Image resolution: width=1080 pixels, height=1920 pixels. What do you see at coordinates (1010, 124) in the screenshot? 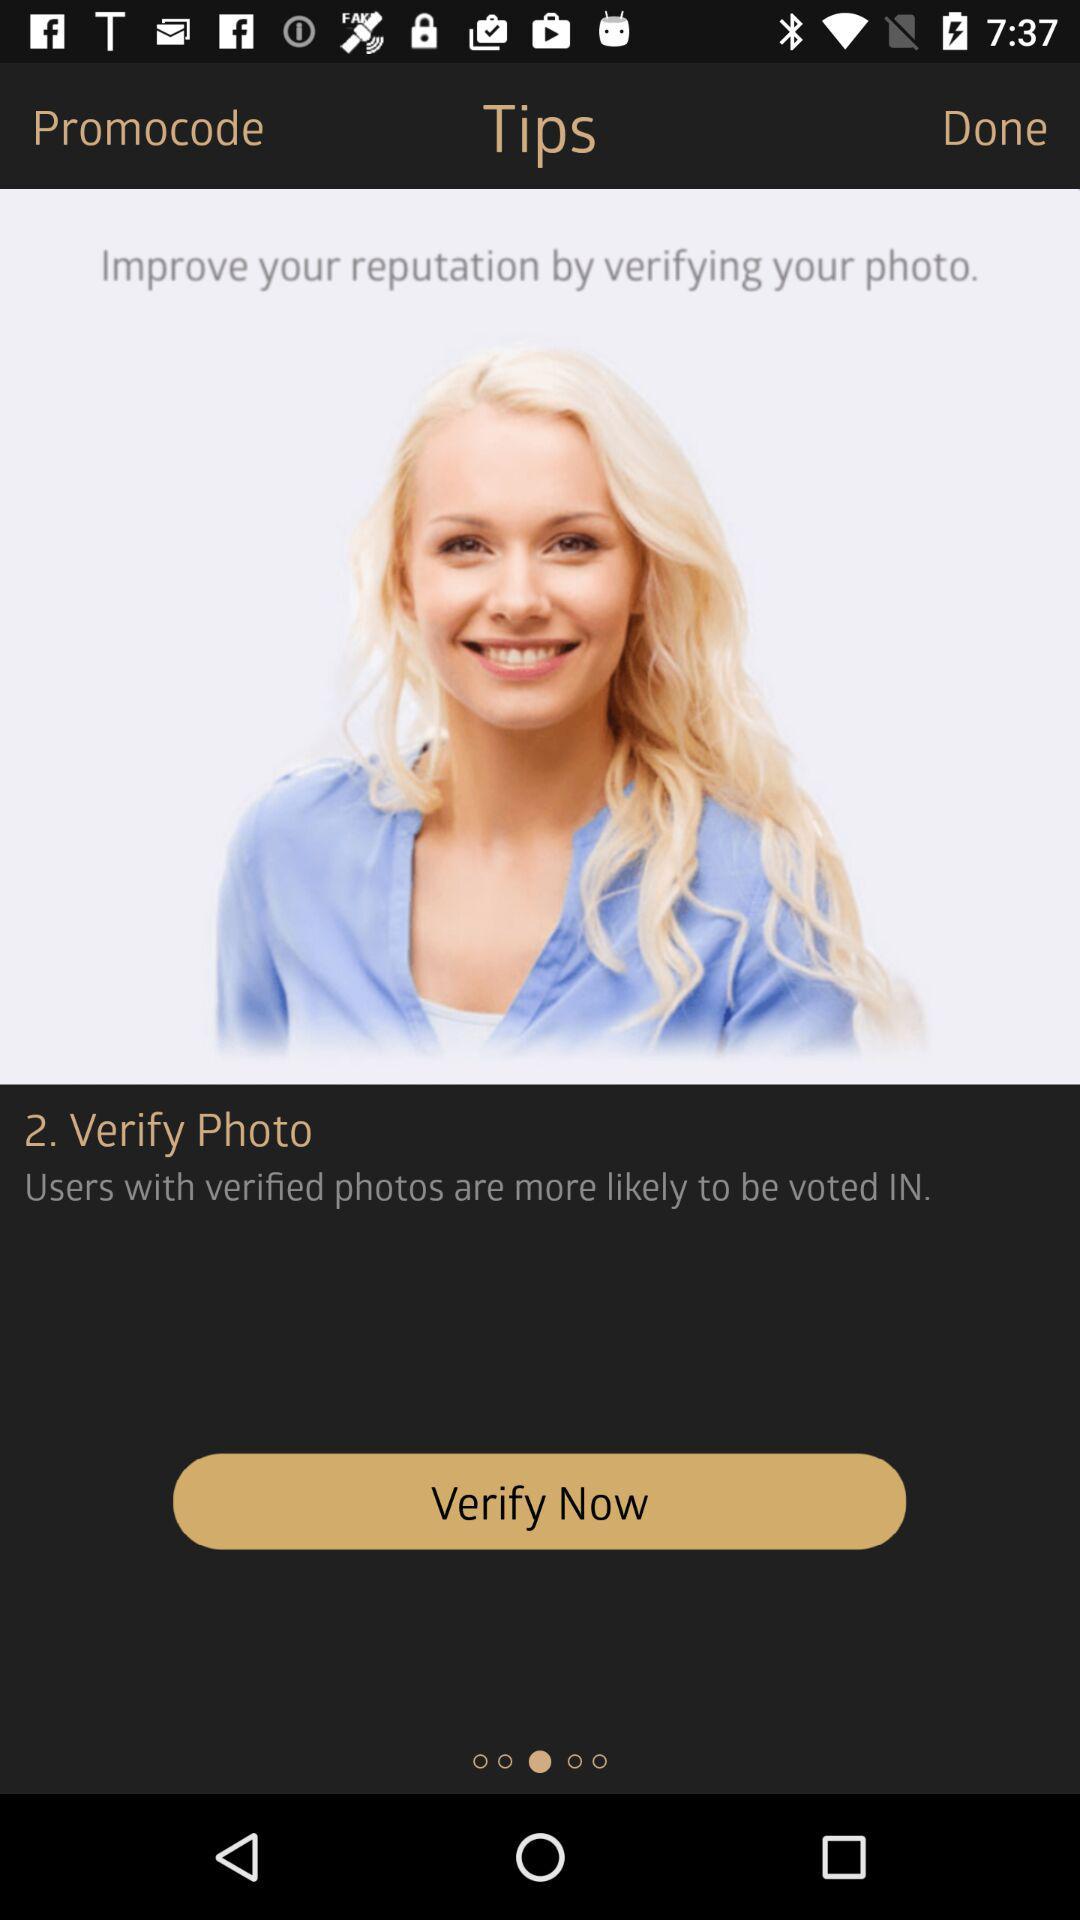
I see `the icon to the right of tips` at bounding box center [1010, 124].